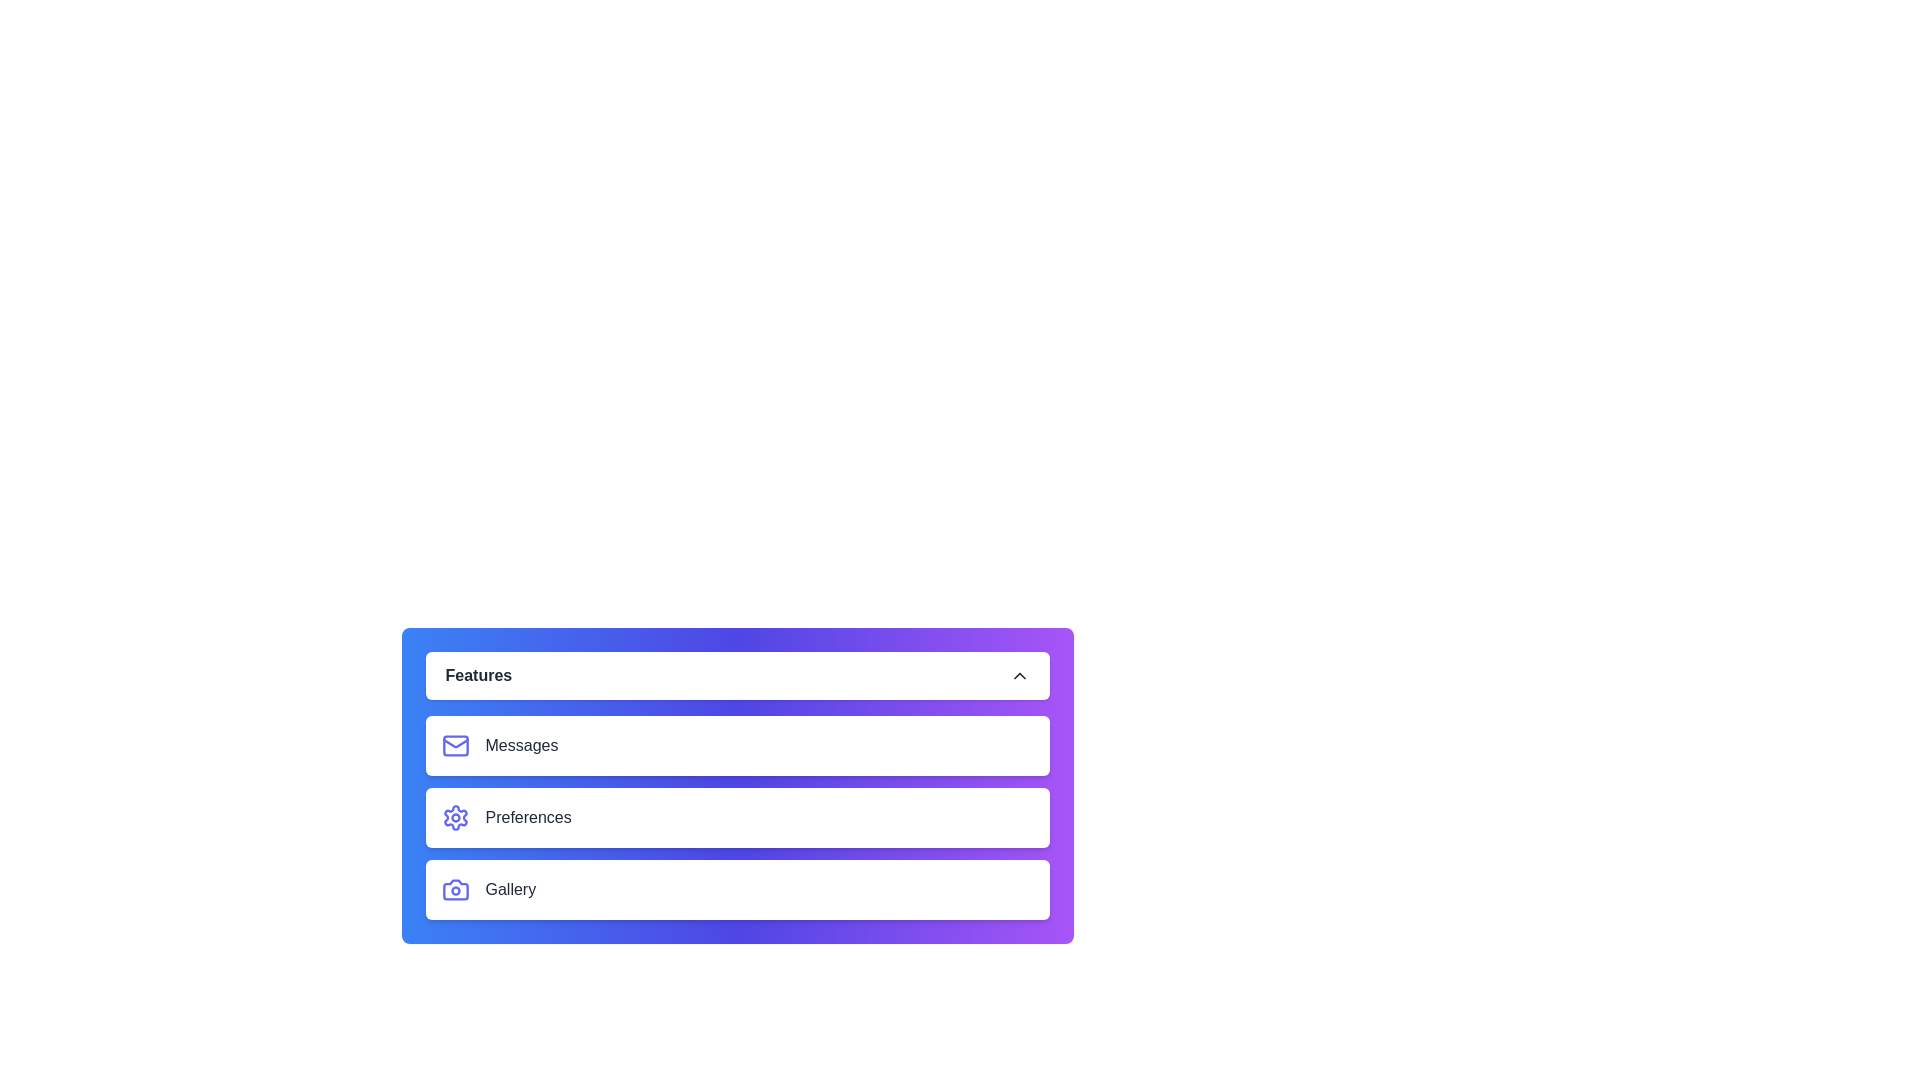 The image size is (1920, 1080). I want to click on the menu item Preferences to select it, so click(736, 817).